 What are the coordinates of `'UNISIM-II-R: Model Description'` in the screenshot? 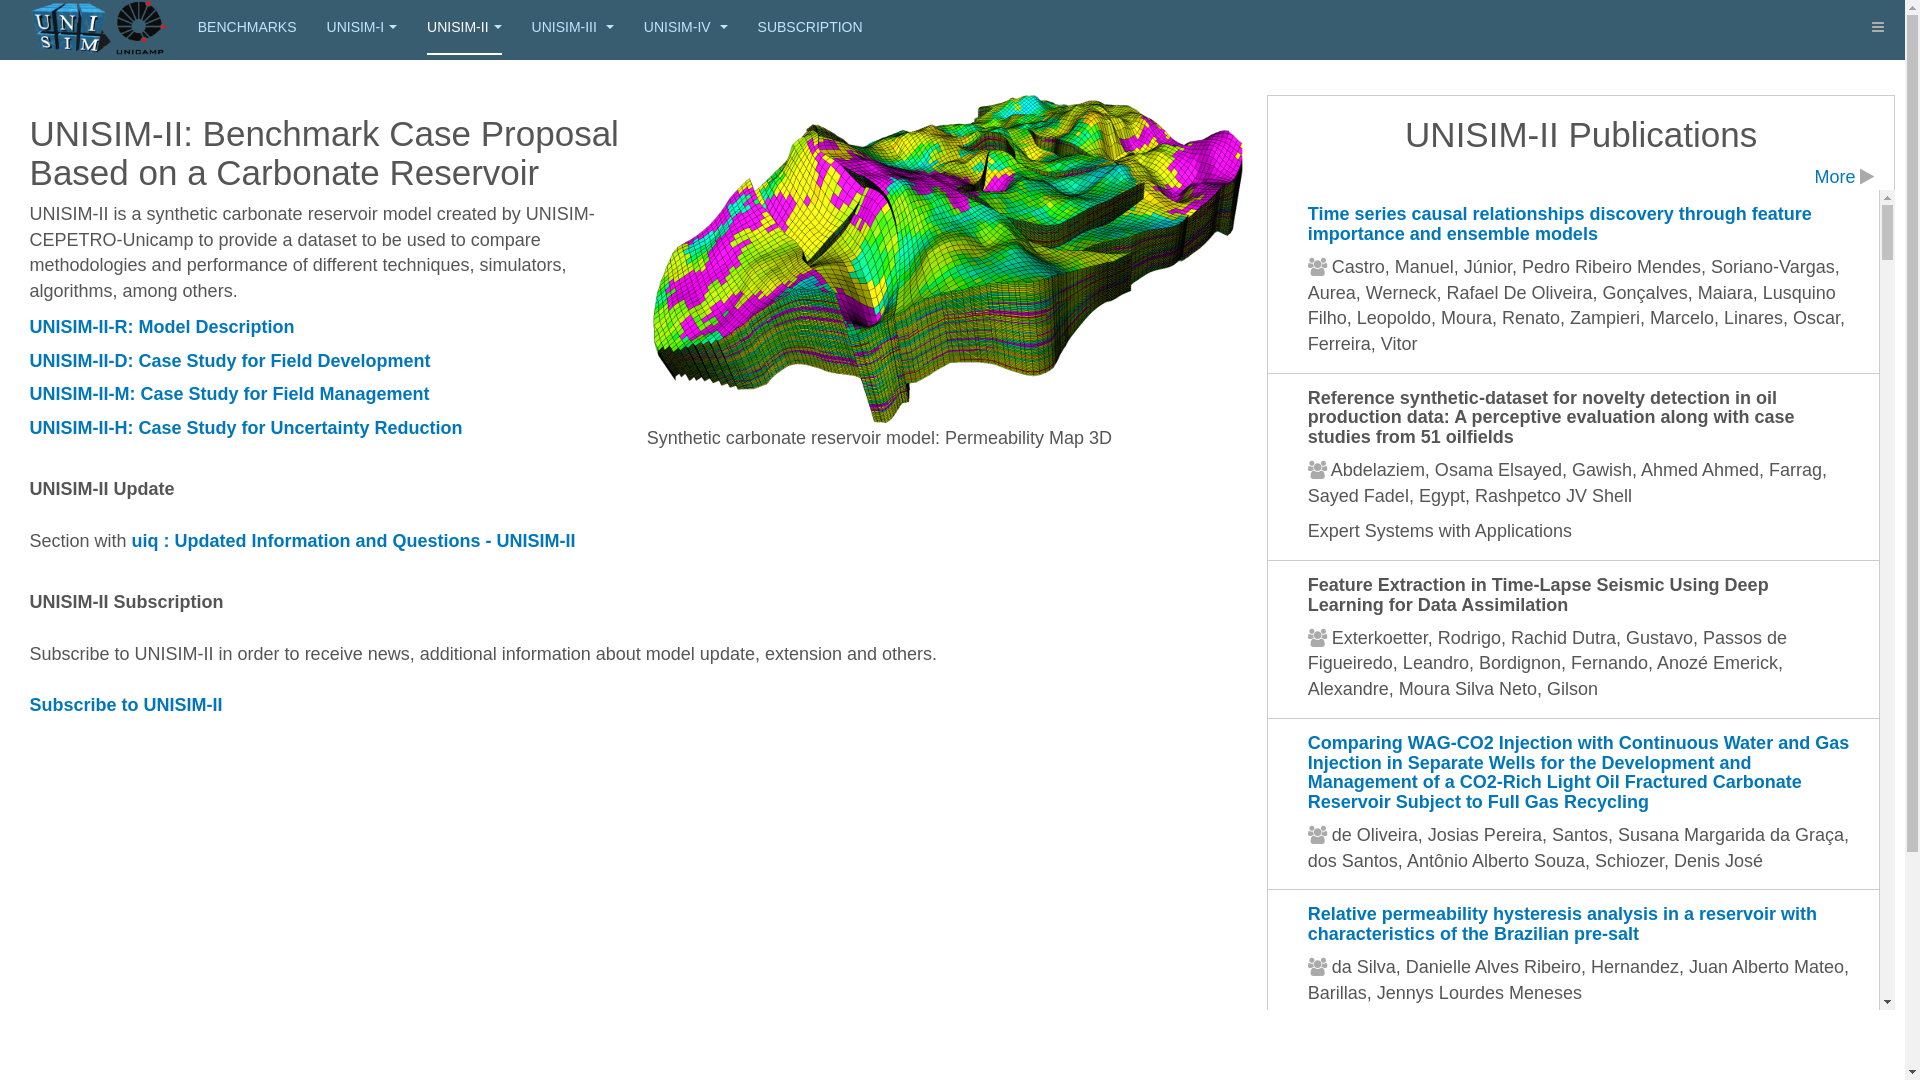 It's located at (162, 326).